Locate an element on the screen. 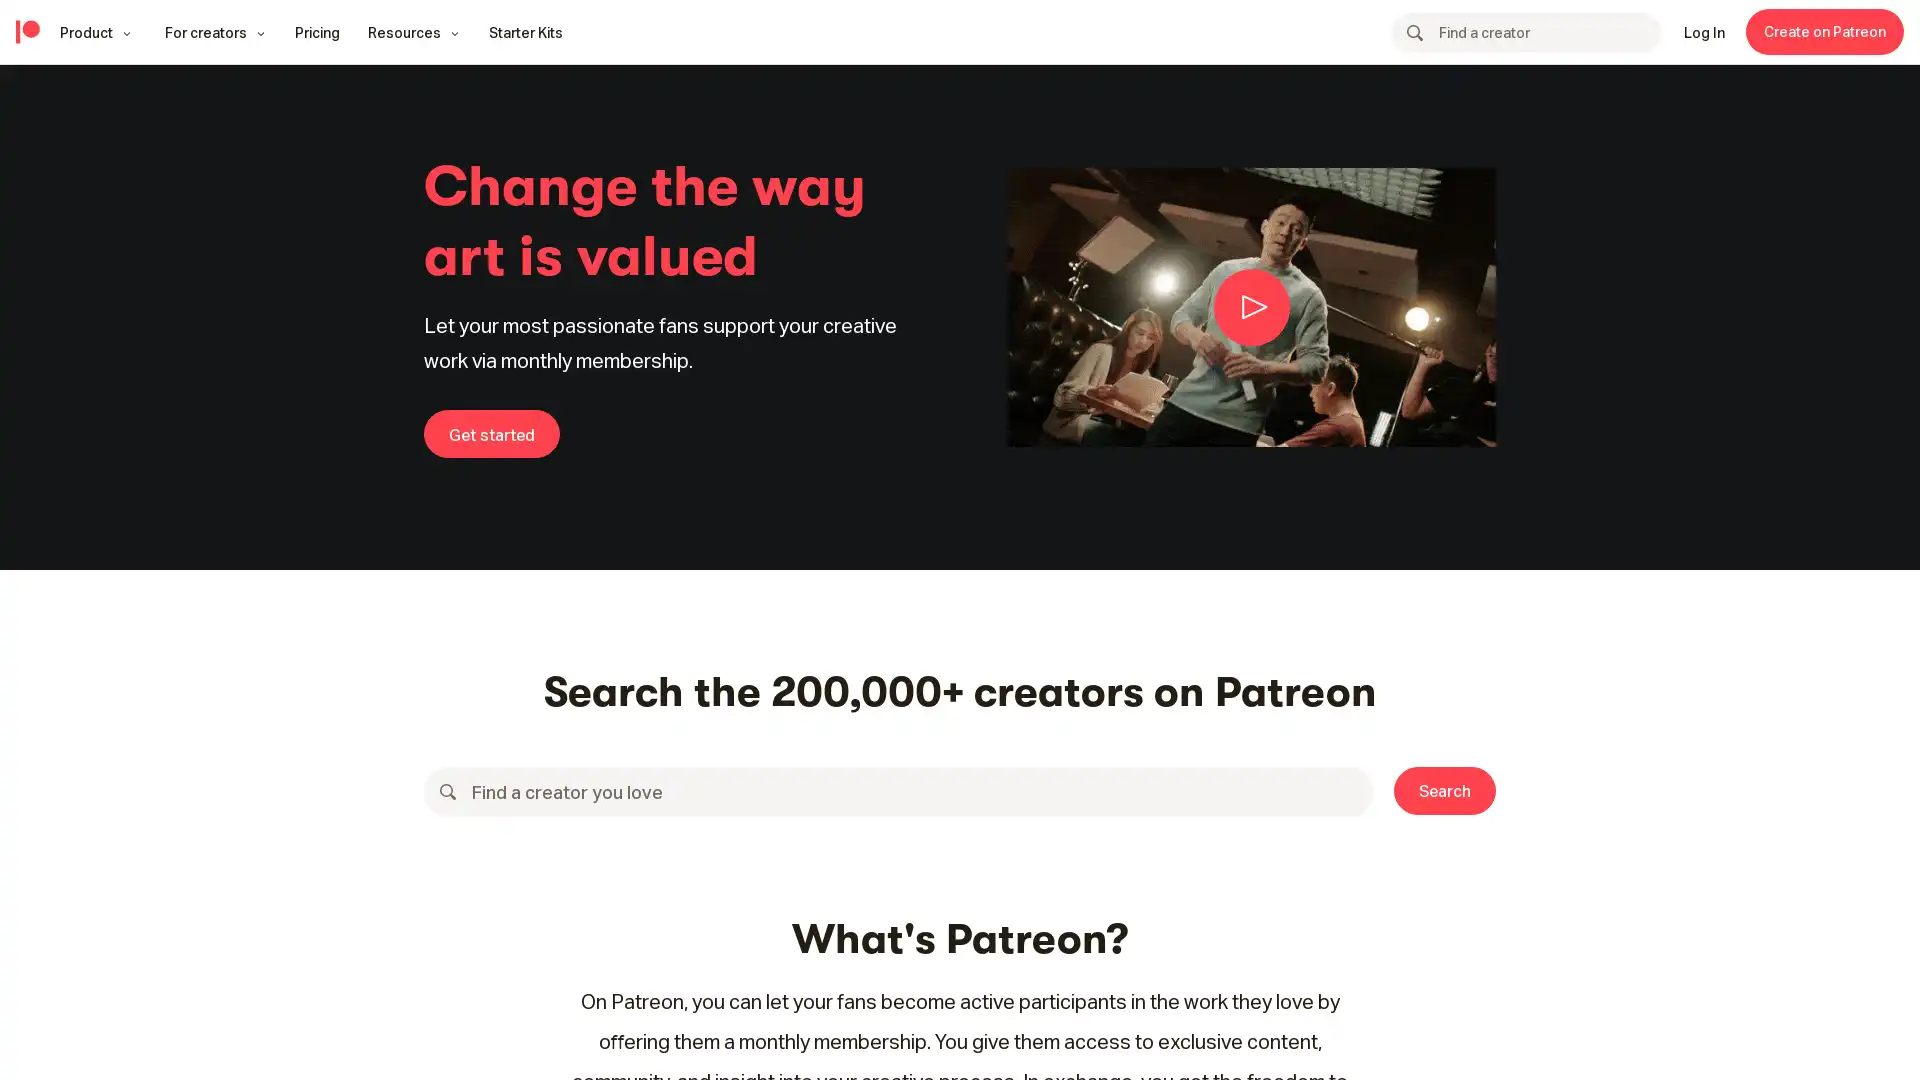  Search is located at coordinates (1444, 789).